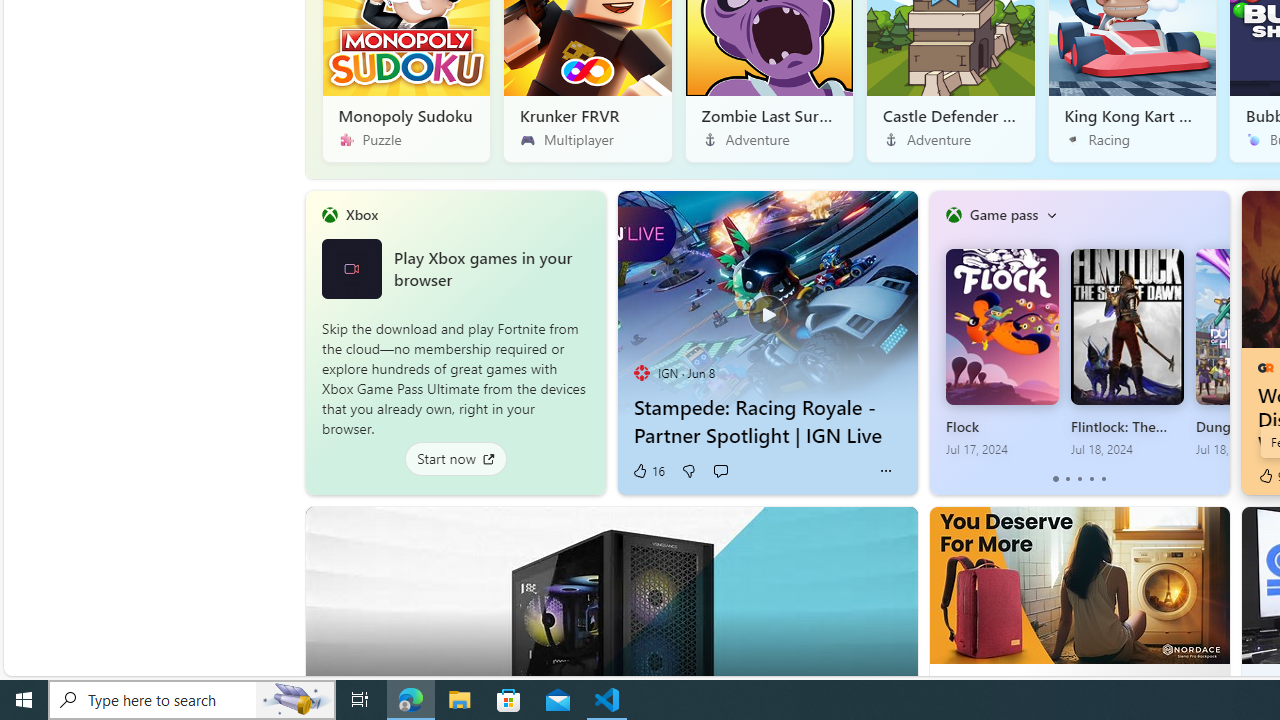 Image resolution: width=1280 pixels, height=720 pixels. I want to click on 'Stampede: Racing Royale - Partner Spotlight | IGN Live', so click(766, 303).